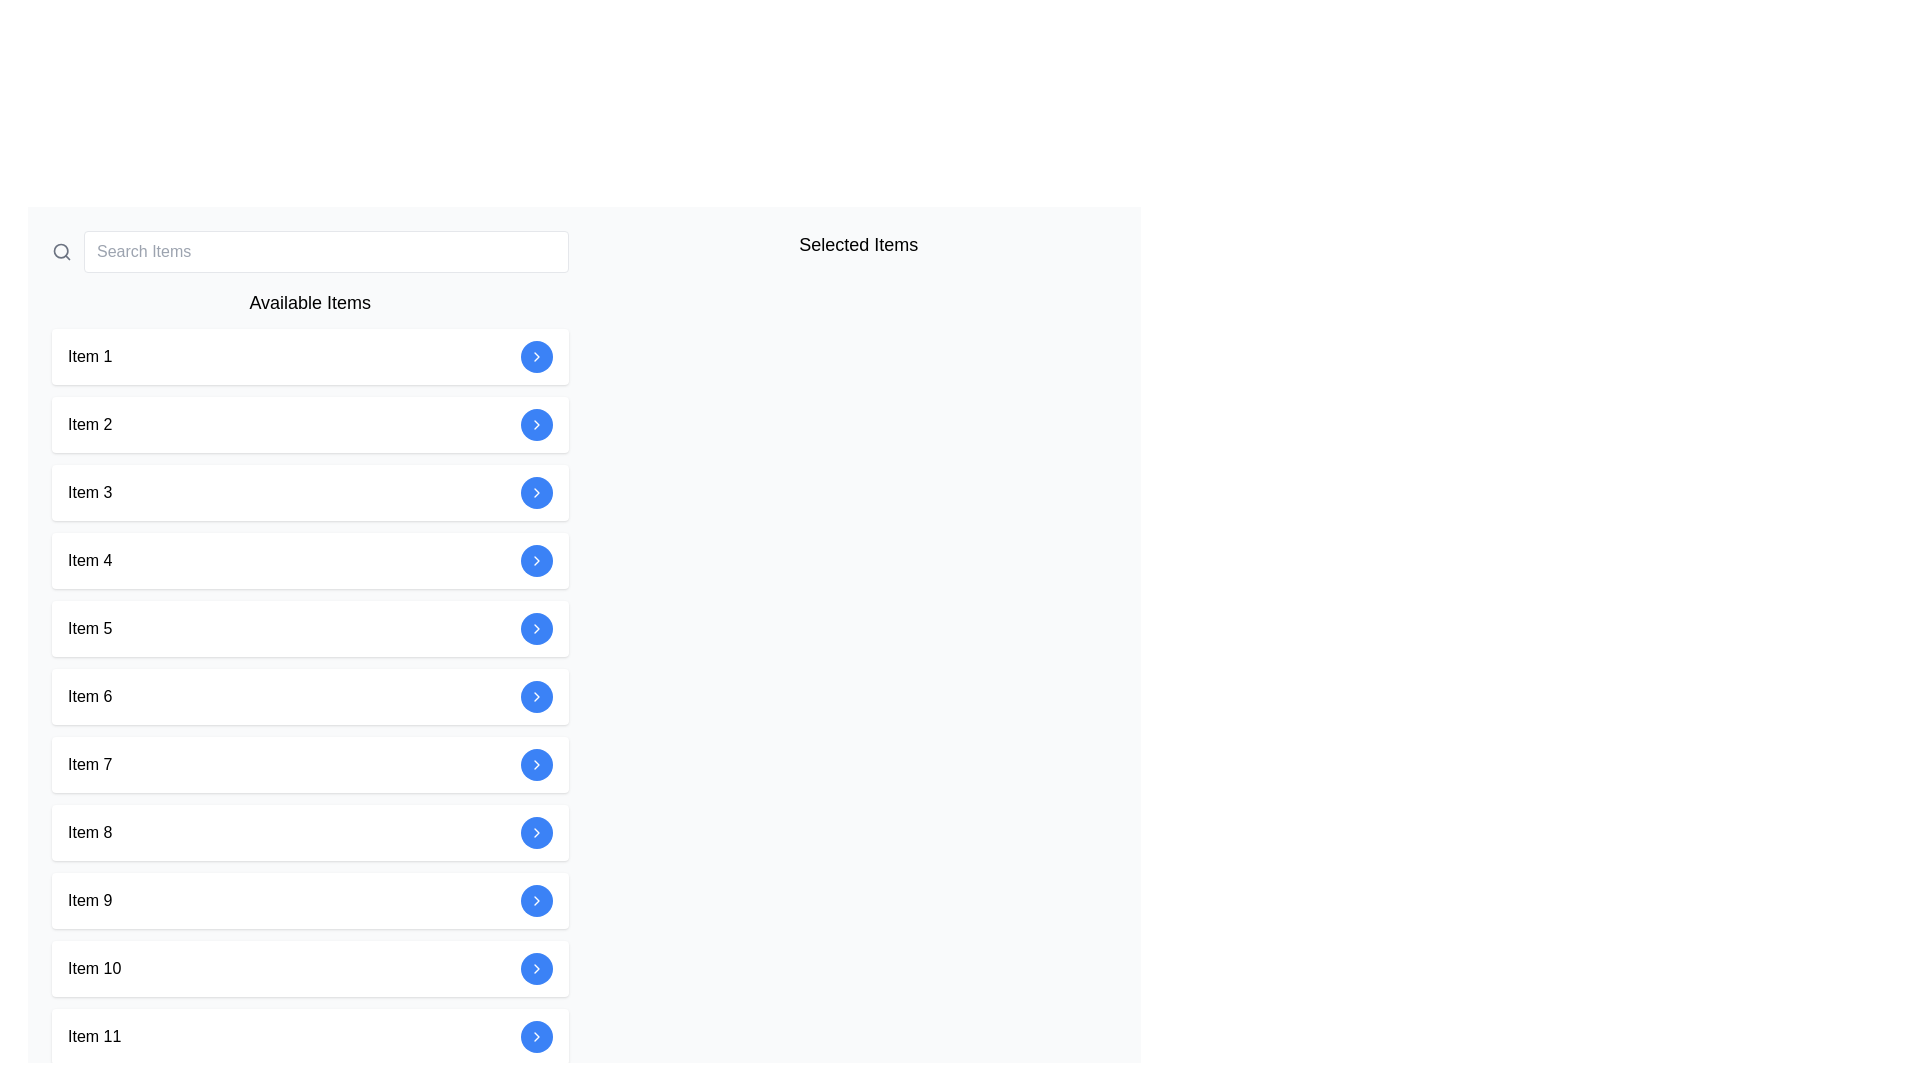  Describe the element at coordinates (536, 627) in the screenshot. I see `the button located on the right side of 'Item 5'` at that location.